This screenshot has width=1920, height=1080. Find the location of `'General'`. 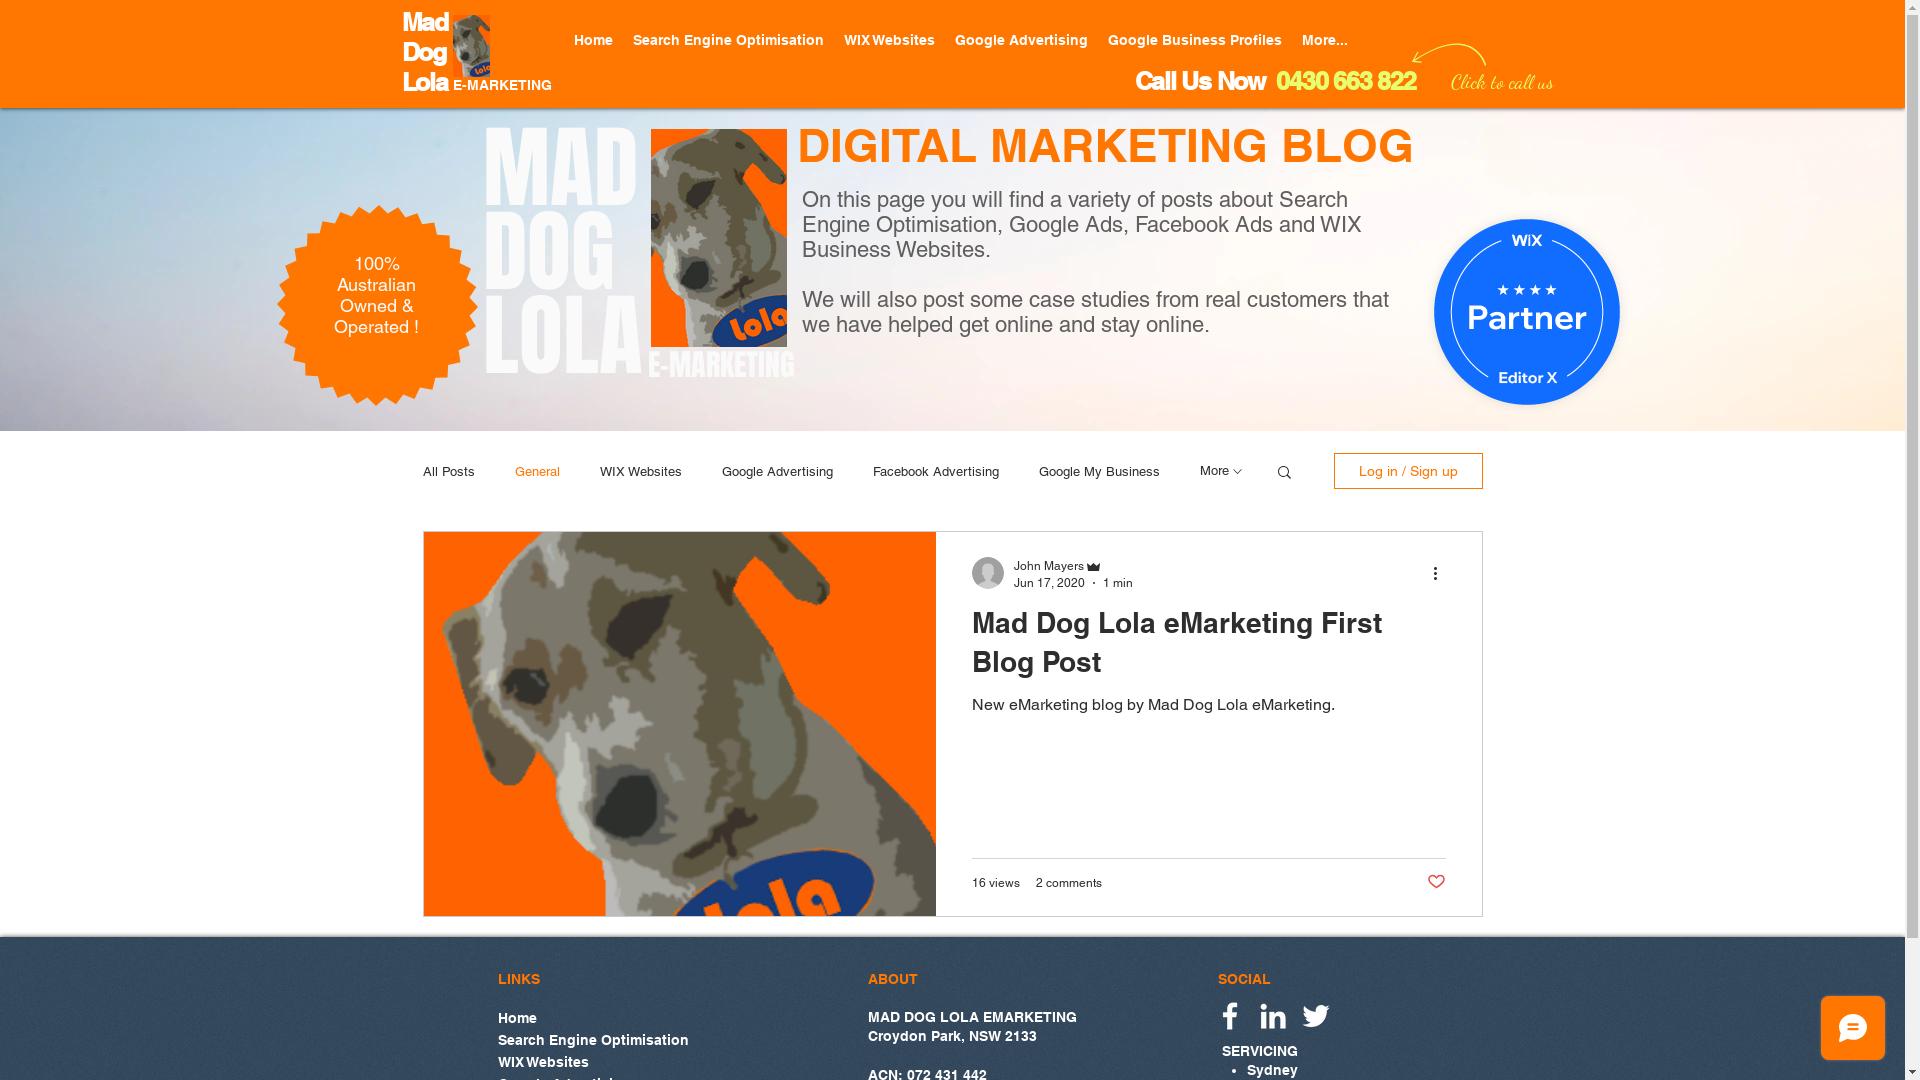

'General' is located at coordinates (536, 471).